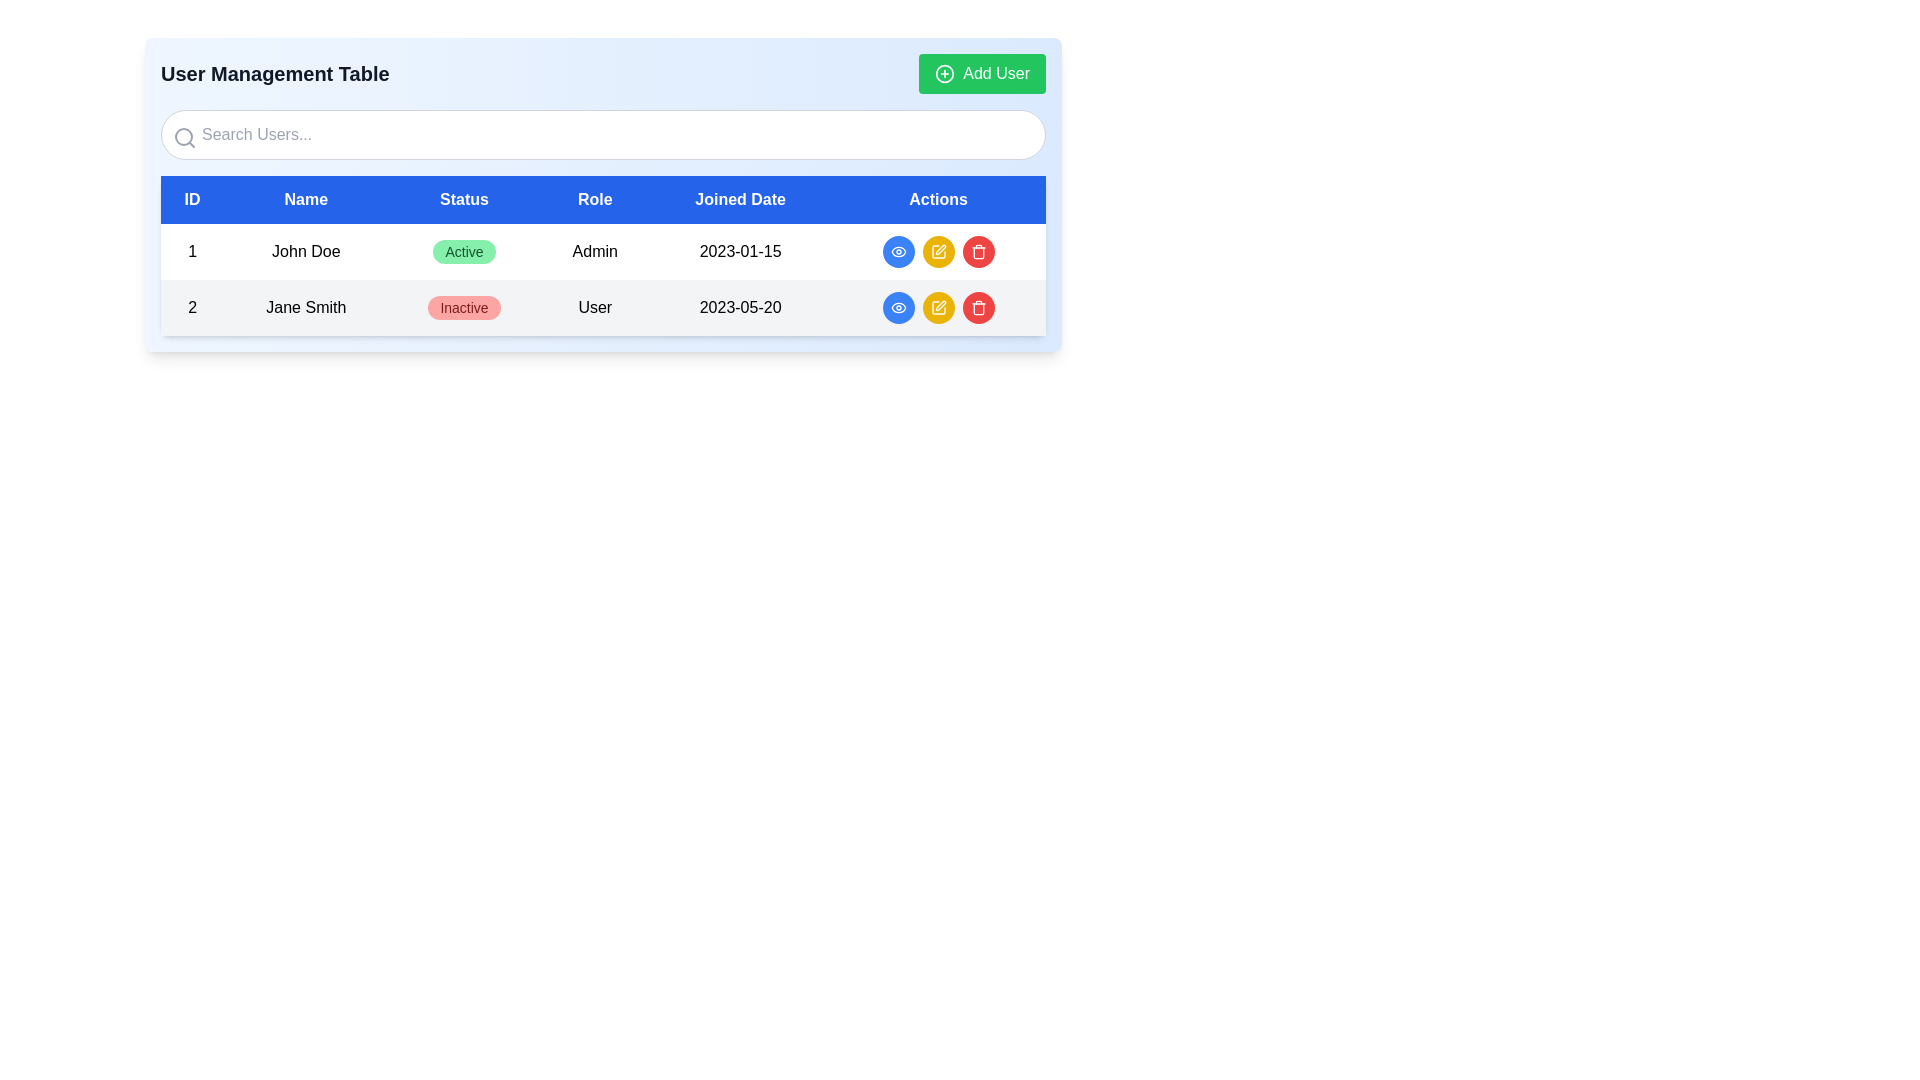 This screenshot has height=1080, width=1920. Describe the element at coordinates (192, 200) in the screenshot. I see `the table header cell labeled 'ID', which is the first column header of a table with various labels, including 'Name', 'Status', 'Role', 'Joined Date', and 'Actions'` at that location.